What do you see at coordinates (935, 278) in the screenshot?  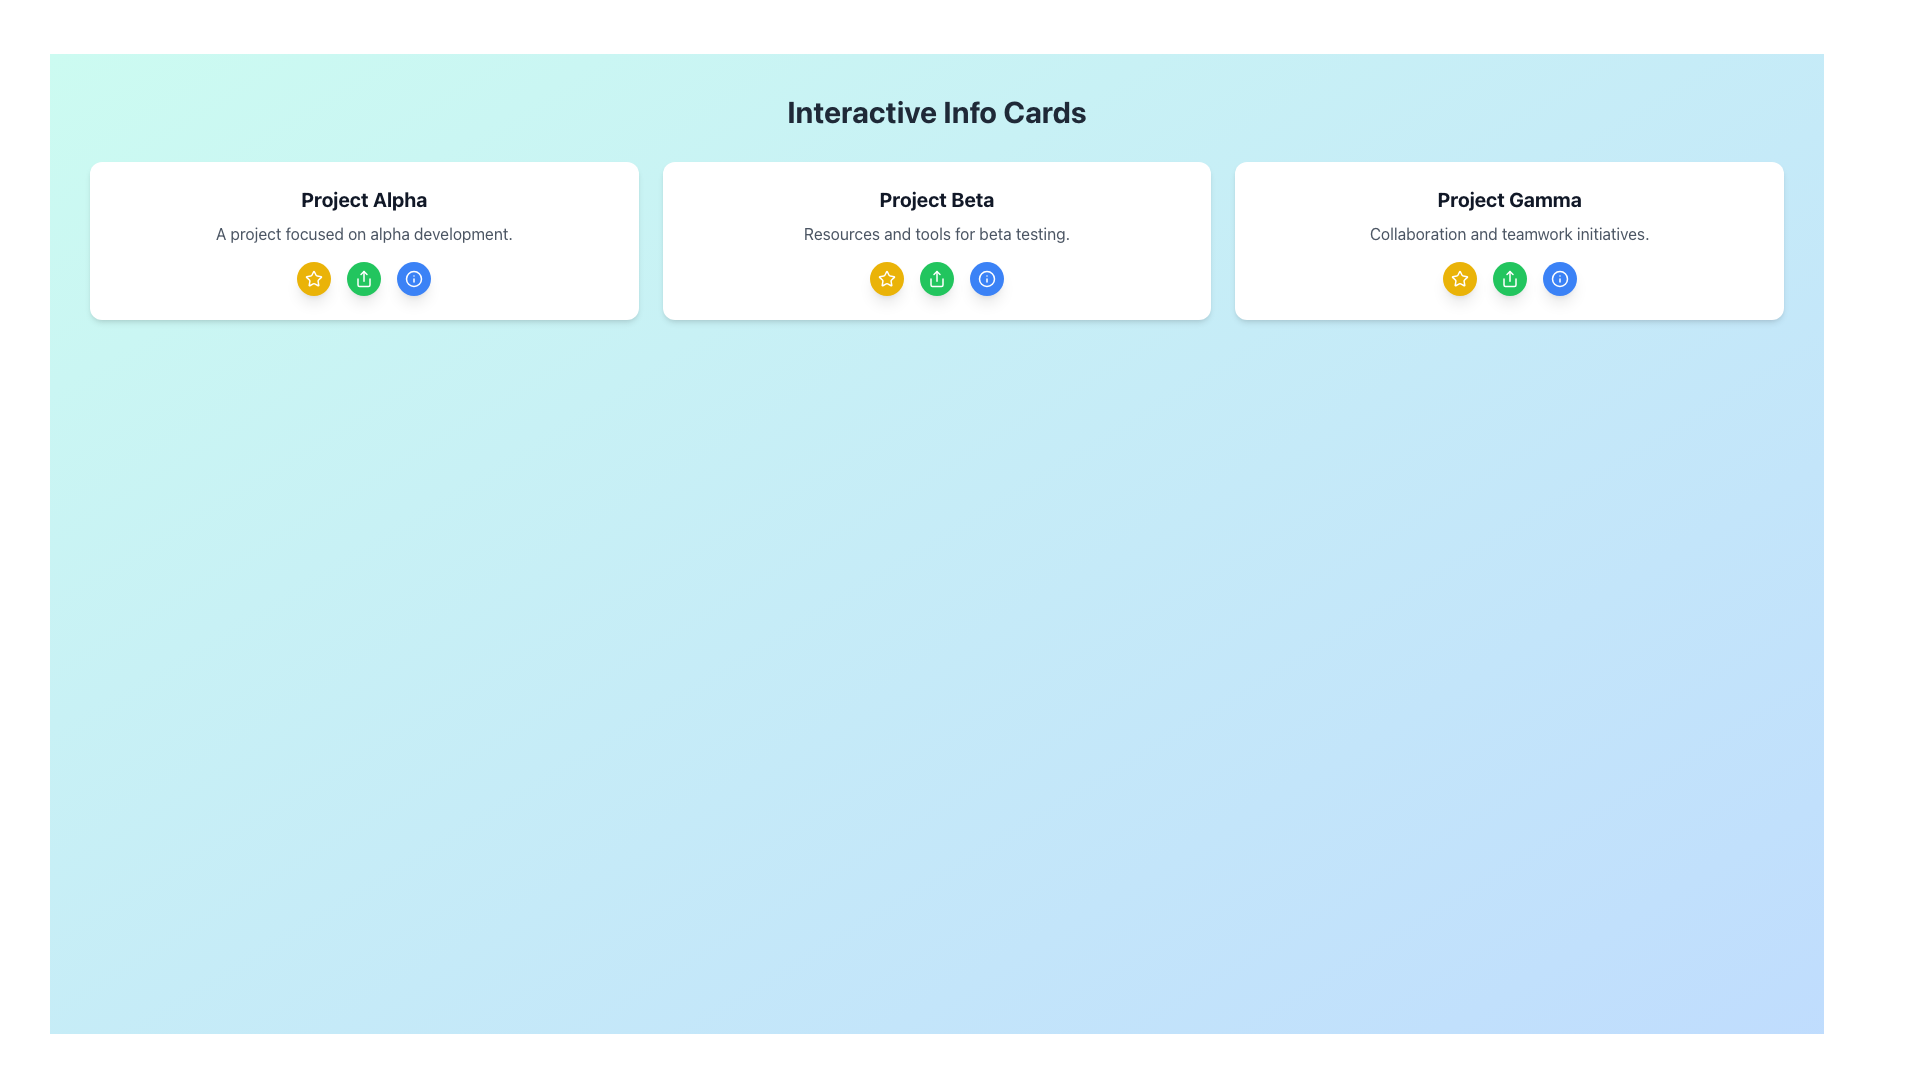 I see `the Share icon button, which is the second action button from the left within the green circular button on the 'Project Beta' UI card, to share the associated content` at bounding box center [935, 278].